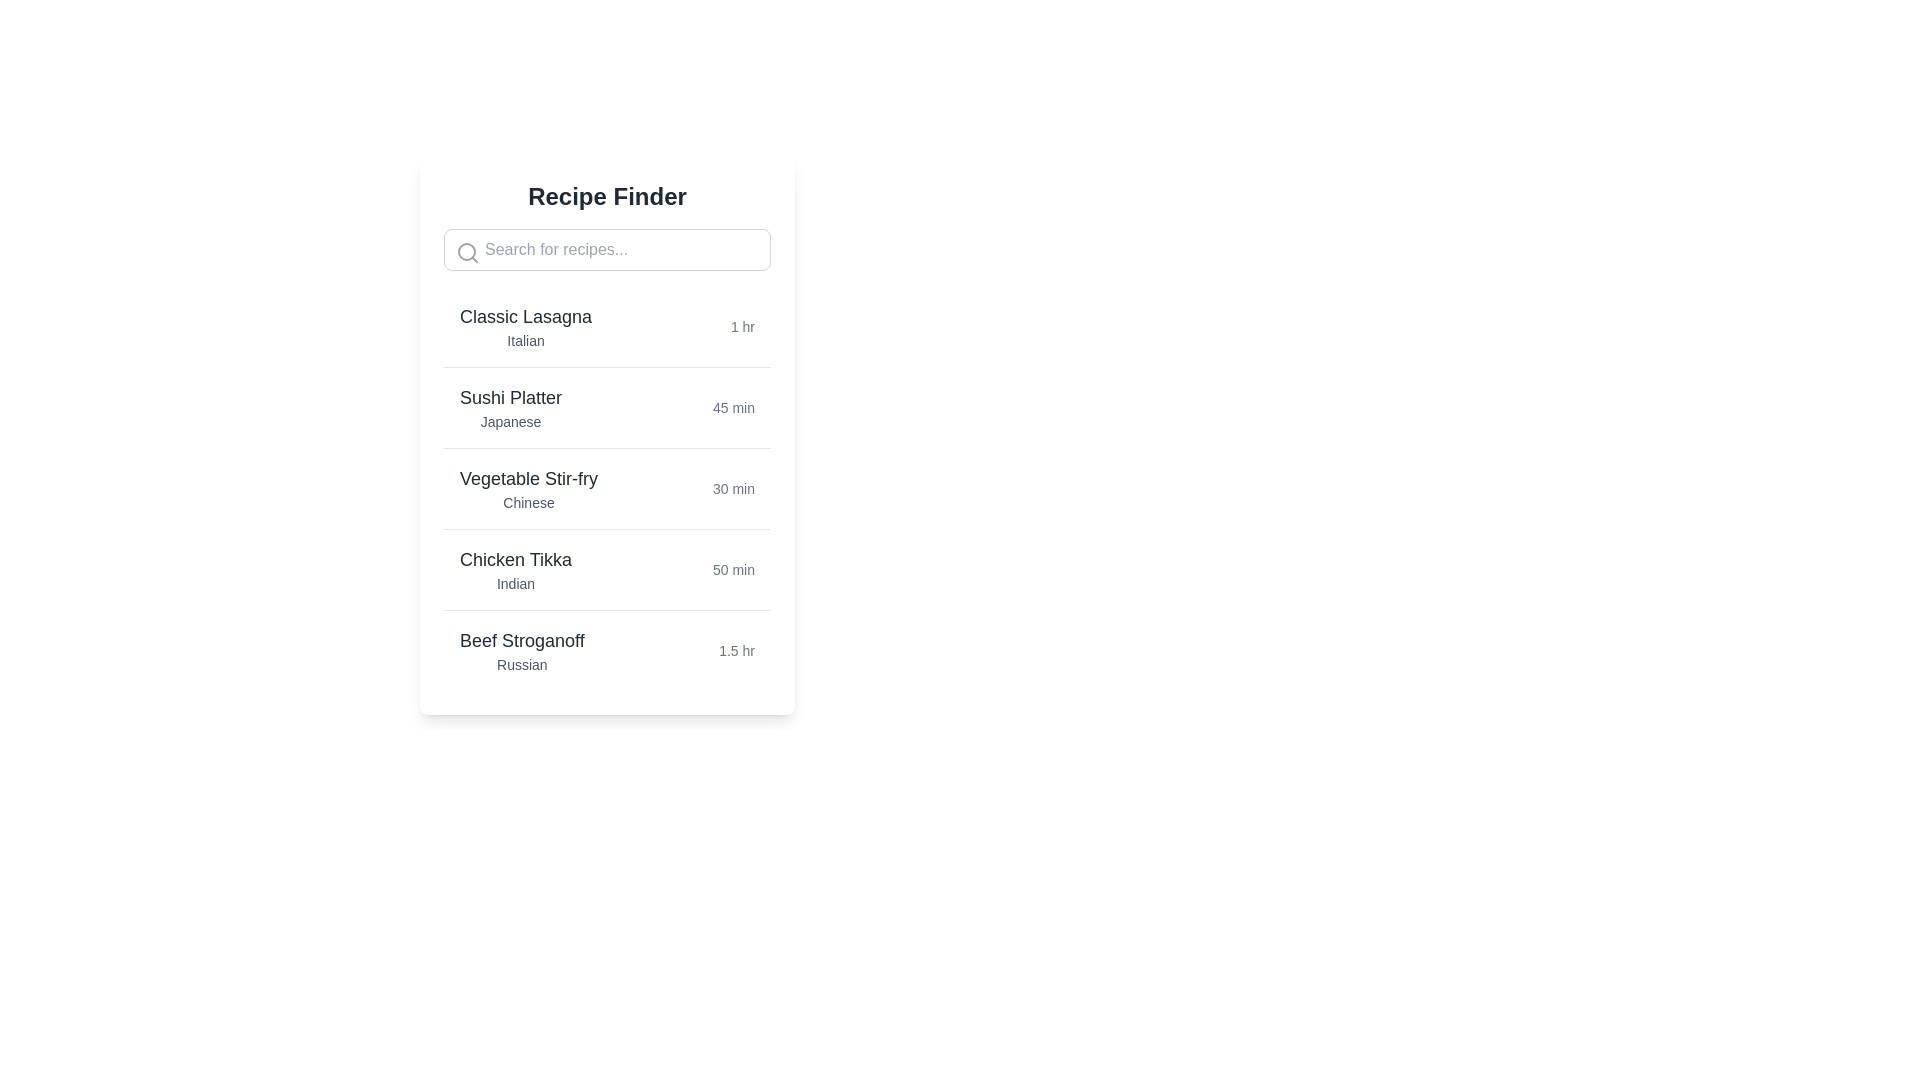 This screenshot has height=1080, width=1920. What do you see at coordinates (516, 570) in the screenshot?
I see `the text label representing the fourth recipe entry in the recipe finder interface` at bounding box center [516, 570].